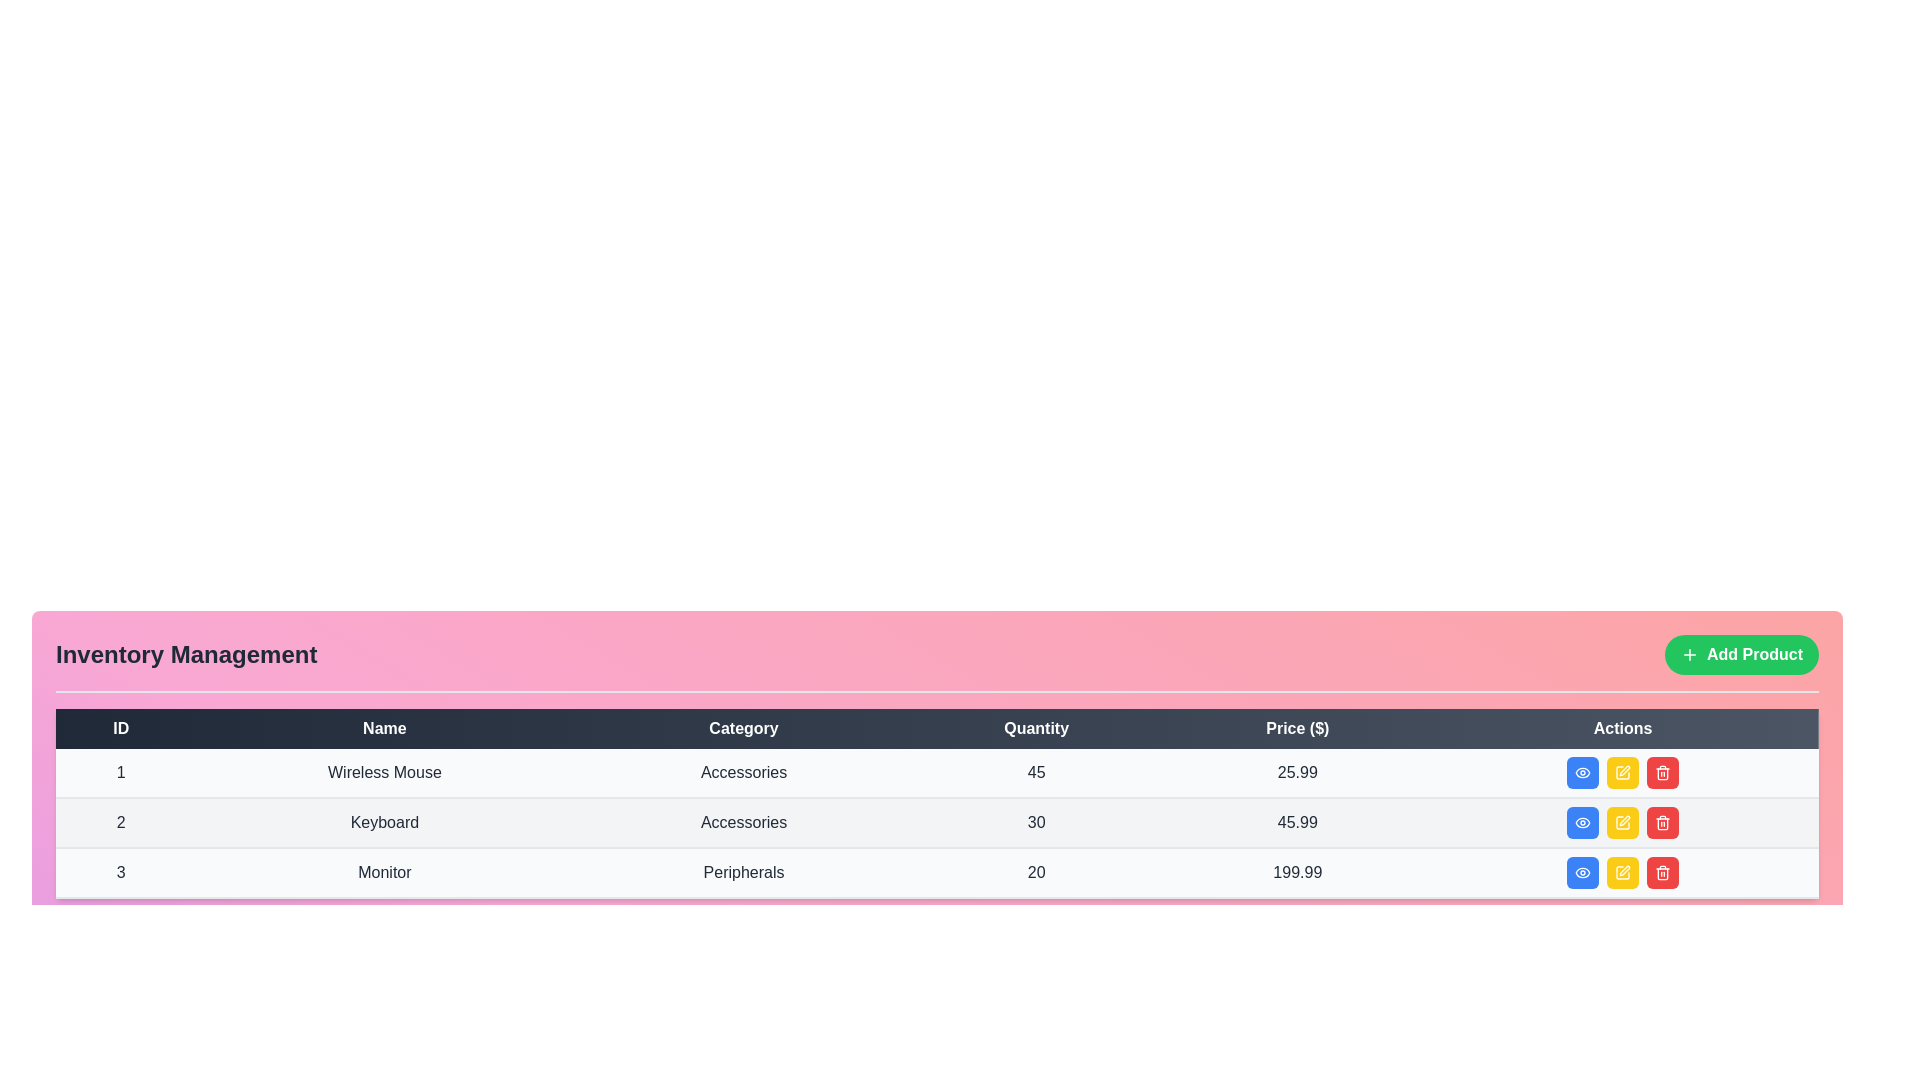  What do you see at coordinates (1623, 771) in the screenshot?
I see `the second button in the 'Actions' column of the table to initiate editing` at bounding box center [1623, 771].